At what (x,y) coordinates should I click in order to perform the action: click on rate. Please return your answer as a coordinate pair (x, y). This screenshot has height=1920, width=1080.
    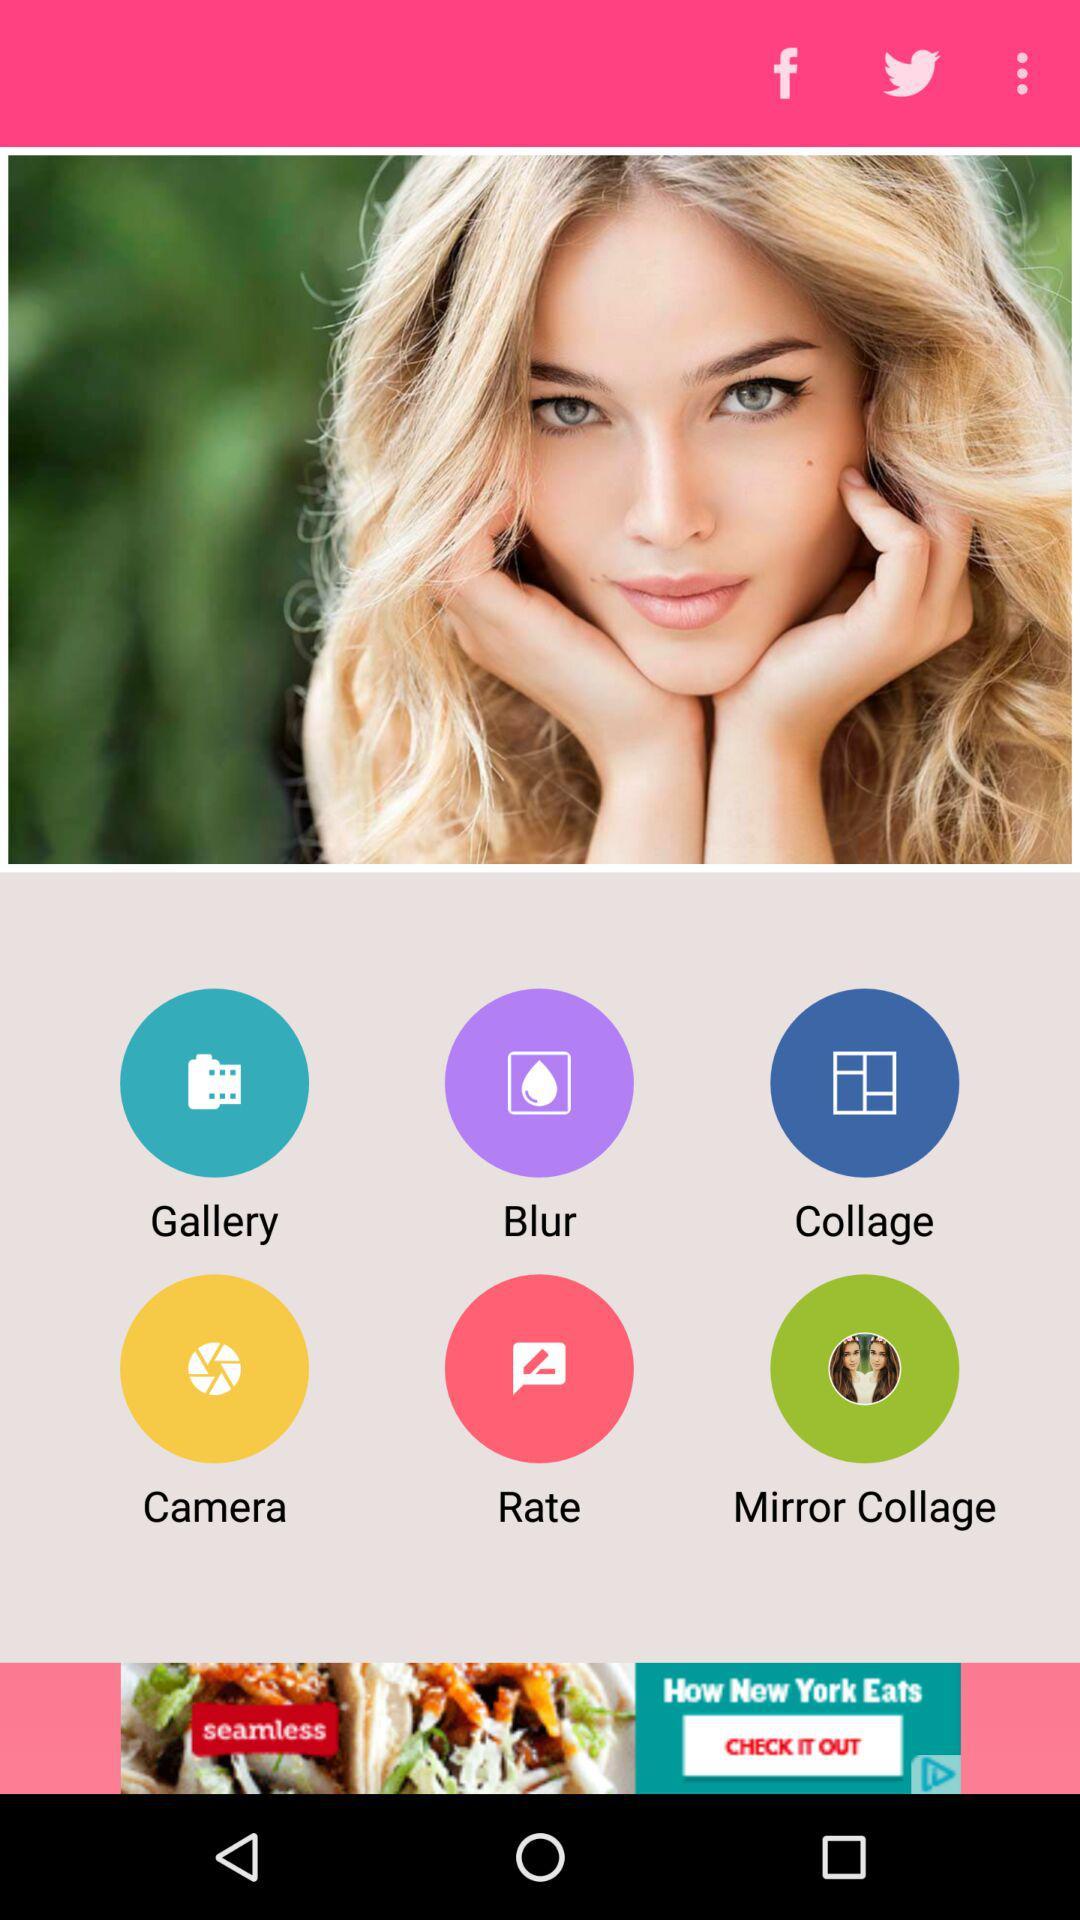
    Looking at the image, I should click on (538, 1367).